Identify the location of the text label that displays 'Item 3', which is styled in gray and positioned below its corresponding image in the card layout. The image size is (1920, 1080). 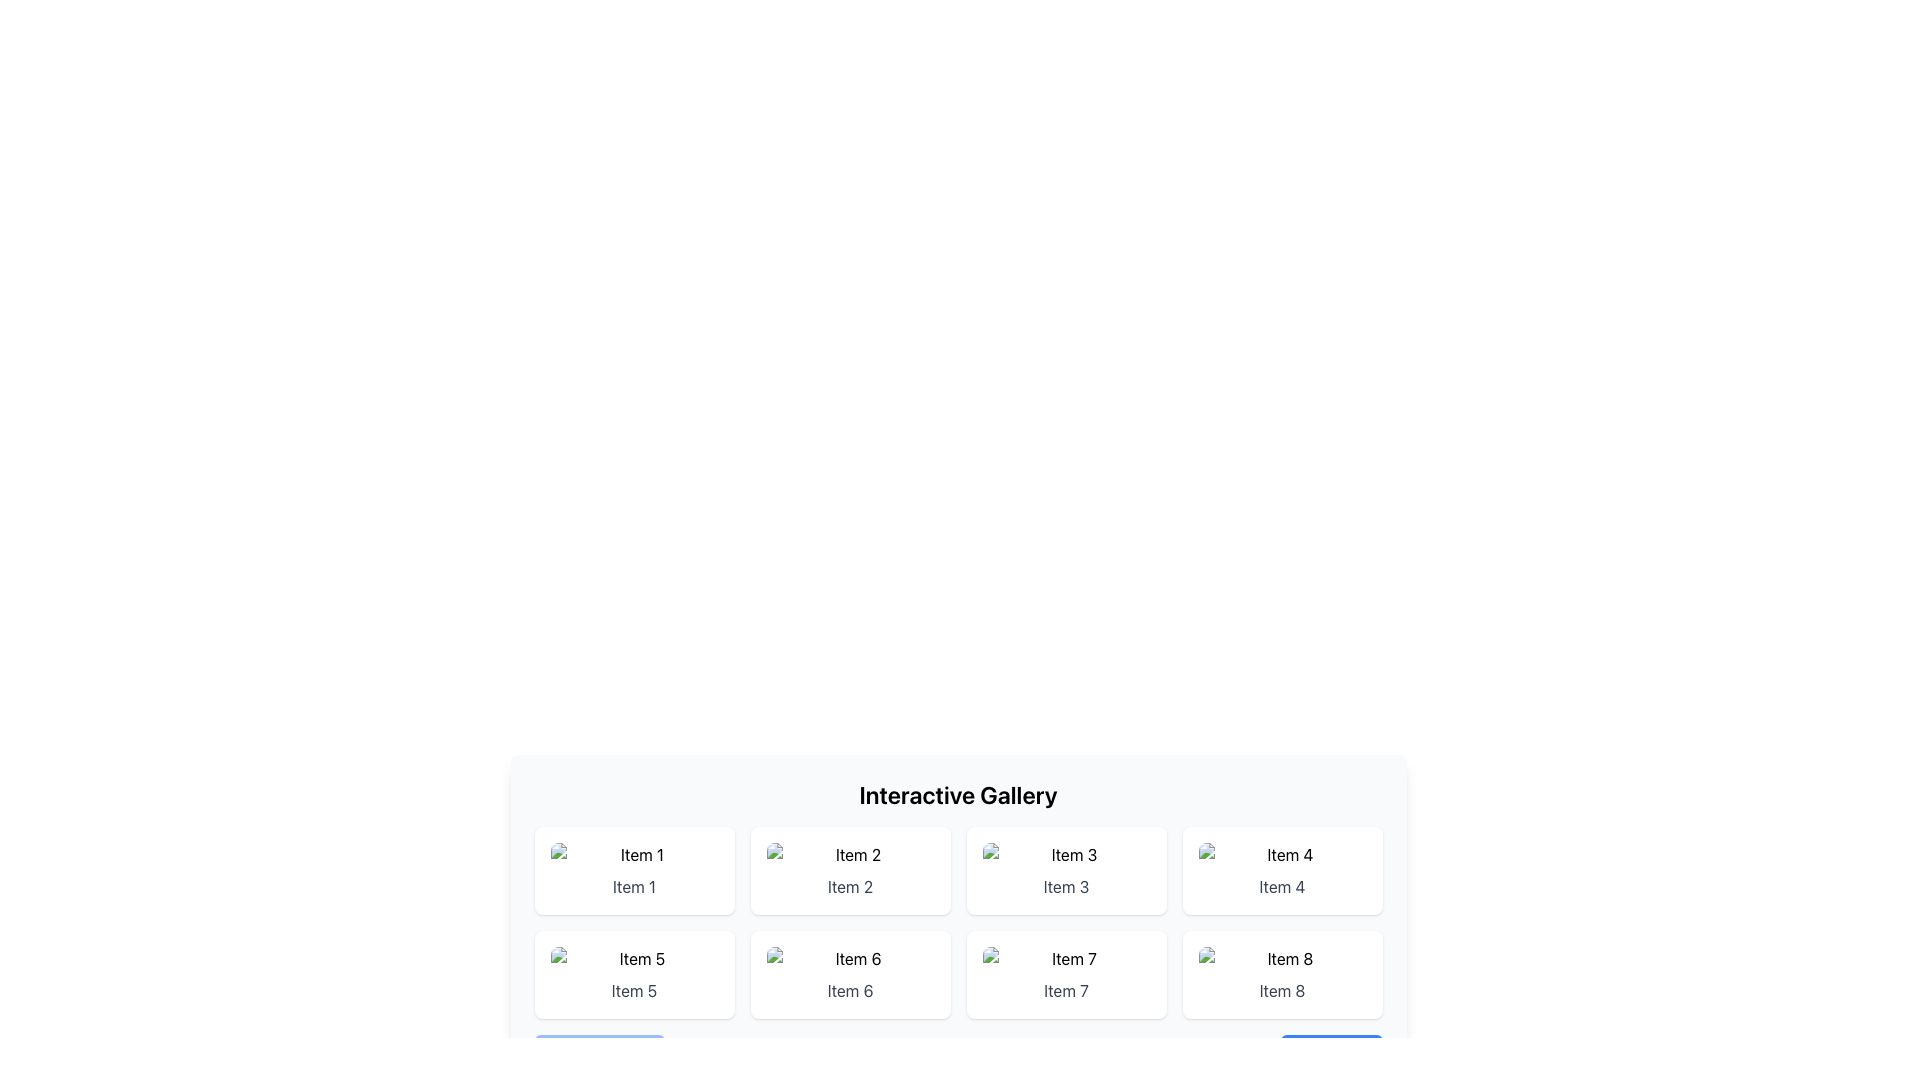
(1065, 886).